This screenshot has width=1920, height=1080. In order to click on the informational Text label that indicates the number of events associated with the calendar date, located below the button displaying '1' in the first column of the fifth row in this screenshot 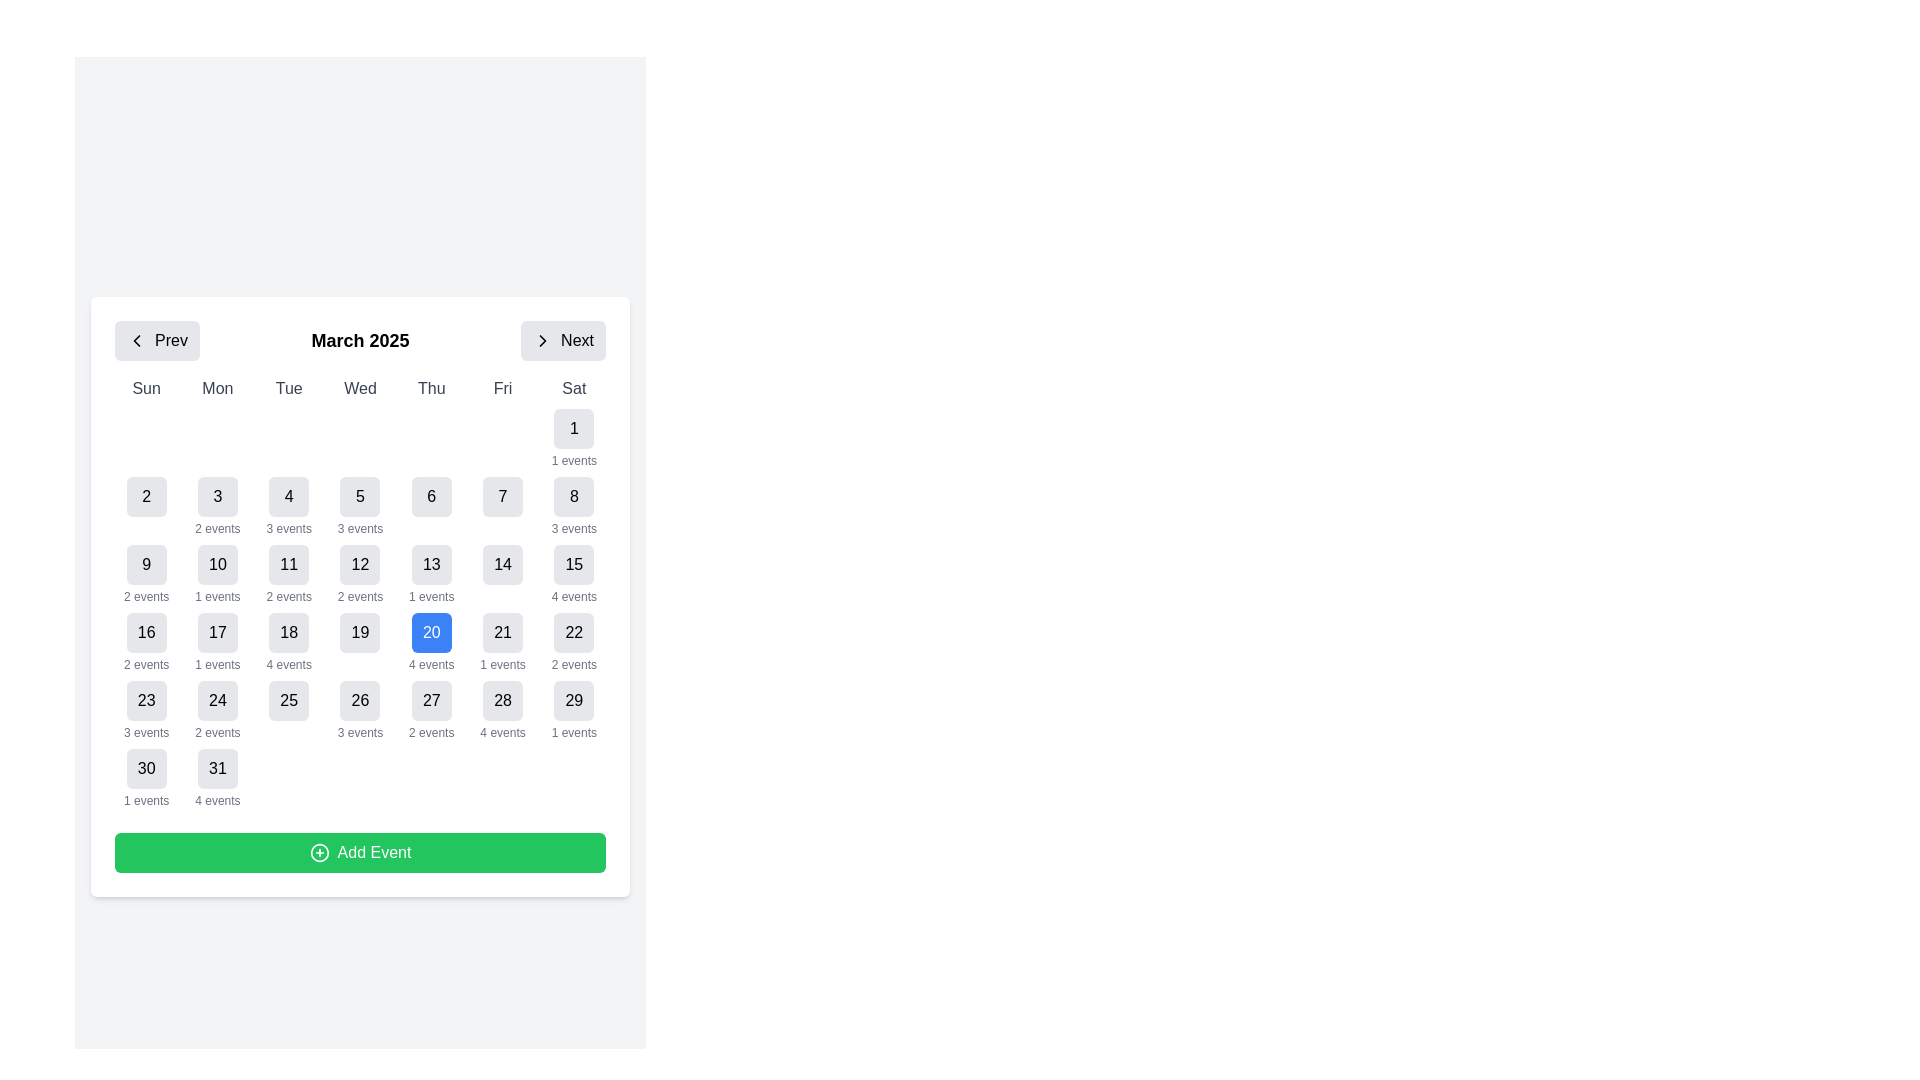, I will do `click(217, 664)`.